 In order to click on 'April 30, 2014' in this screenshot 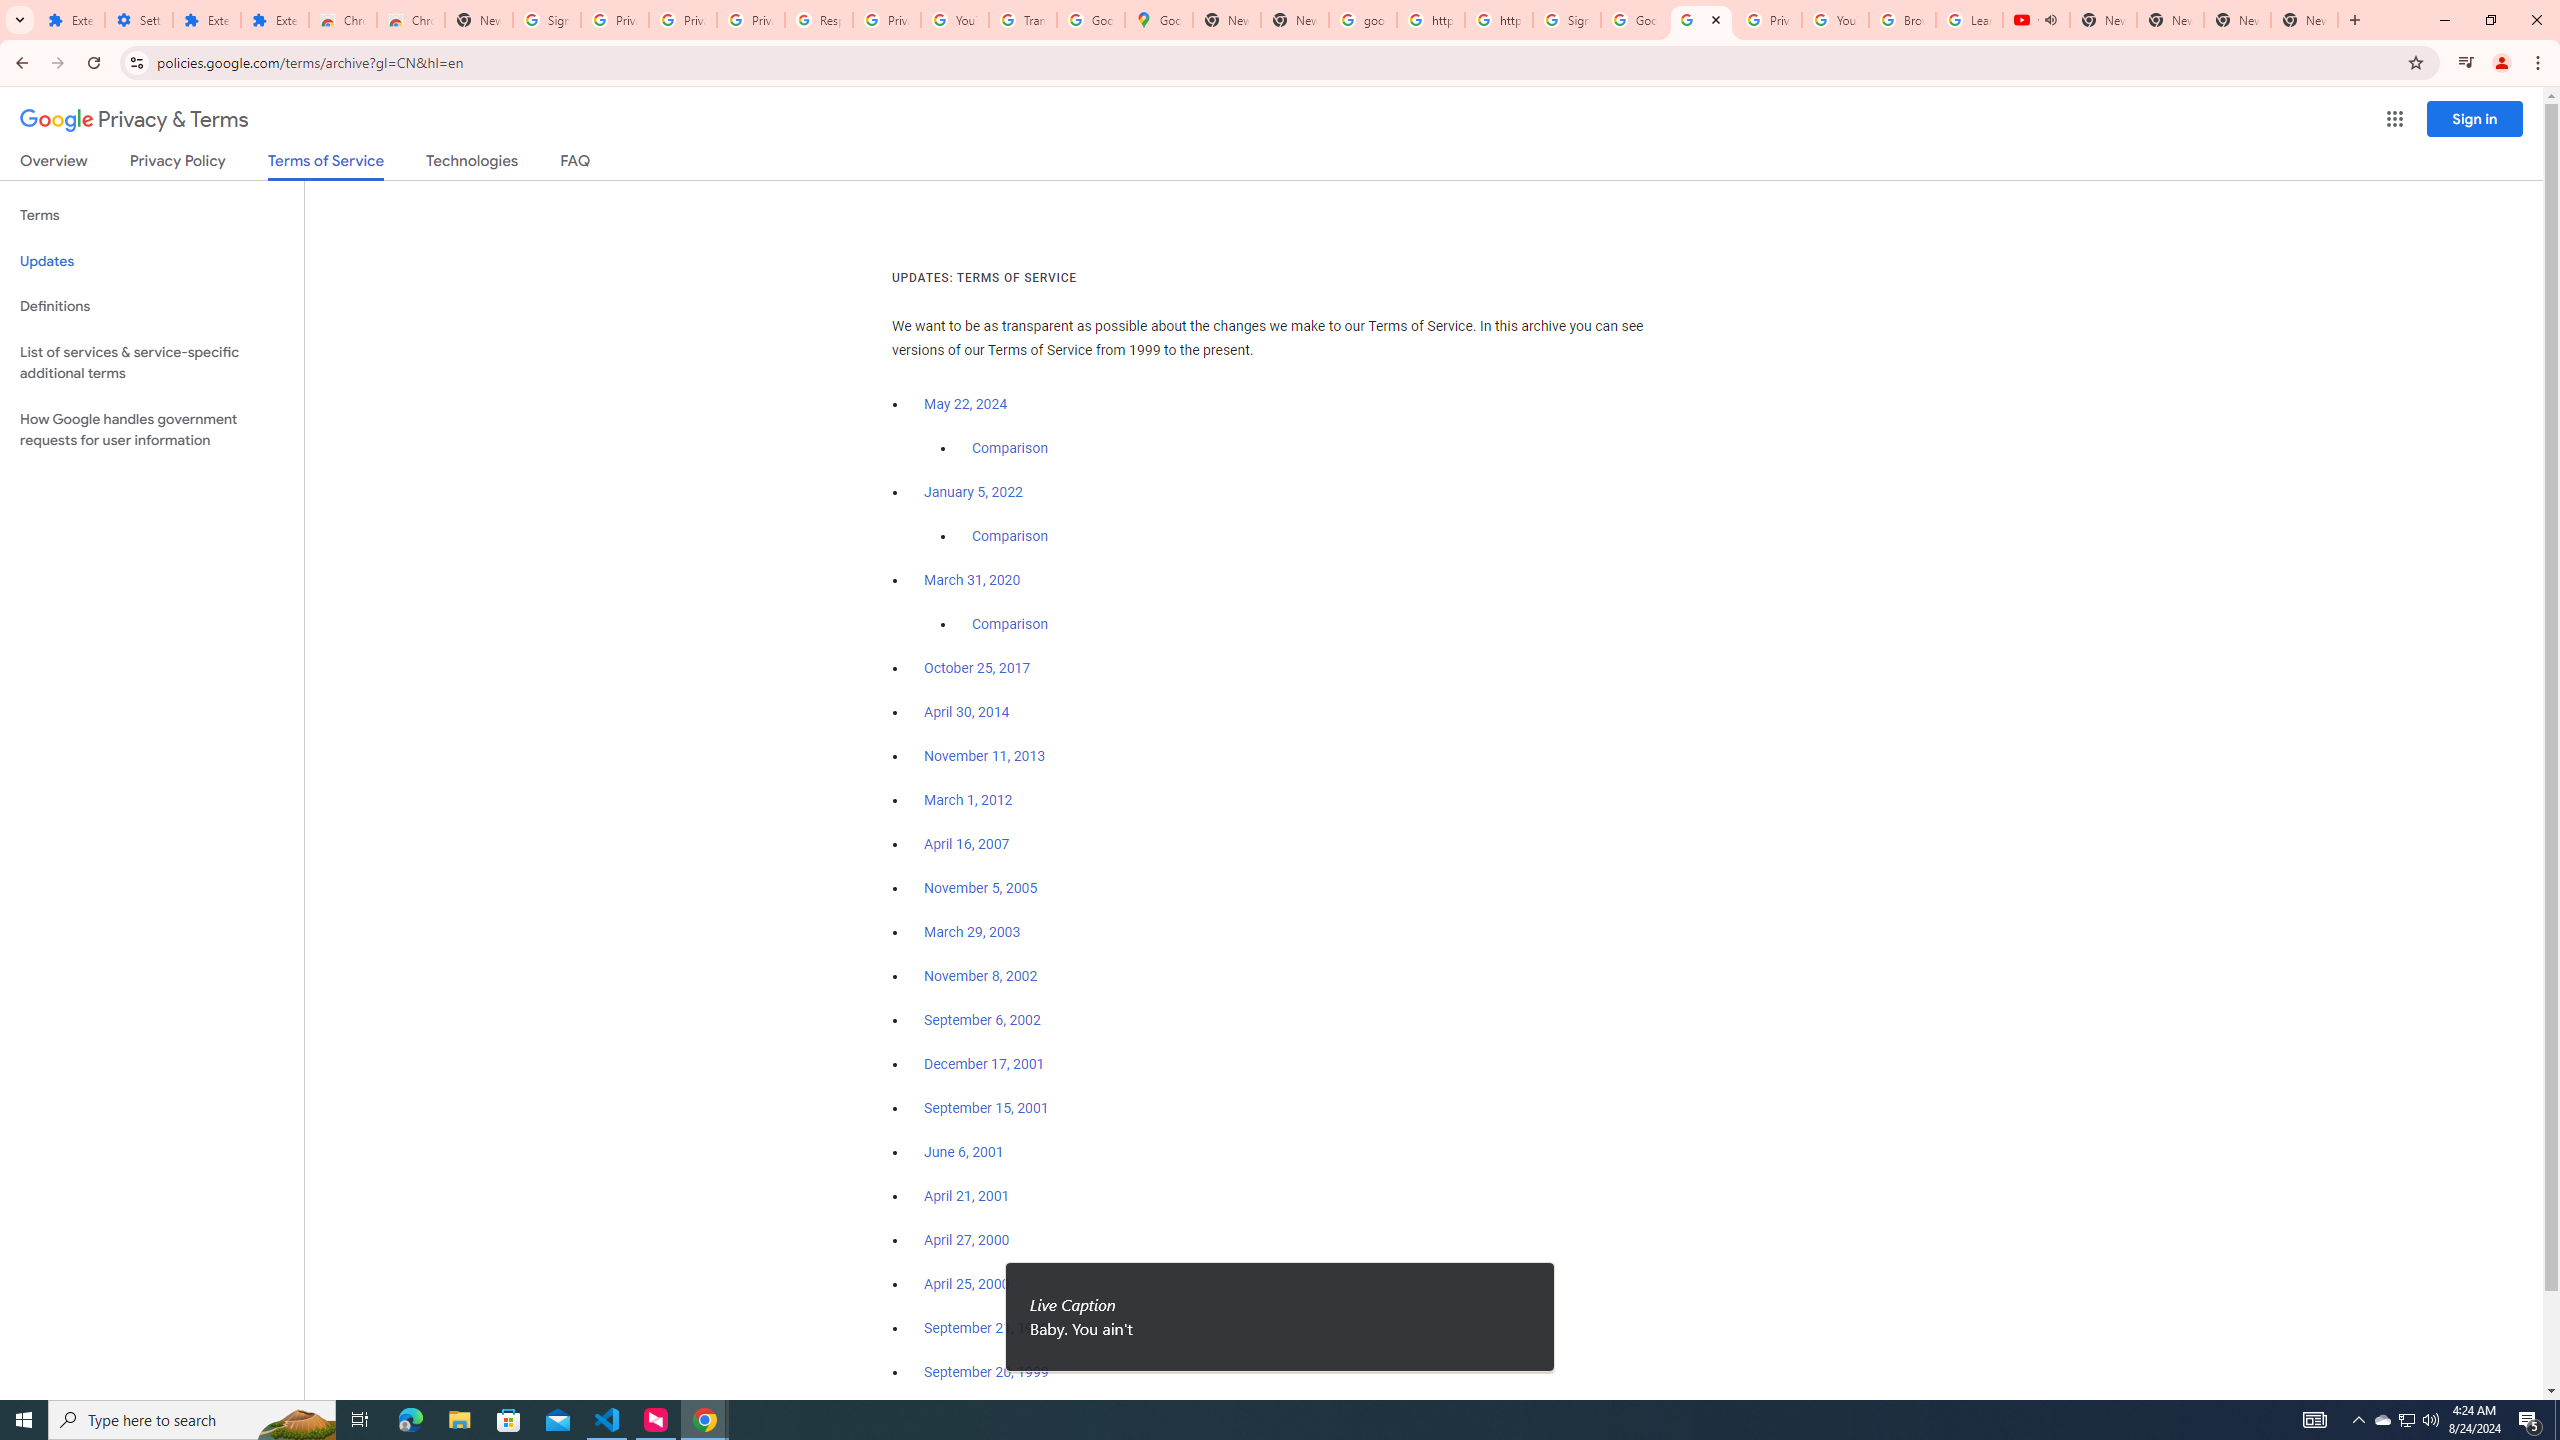, I will do `click(966, 712)`.